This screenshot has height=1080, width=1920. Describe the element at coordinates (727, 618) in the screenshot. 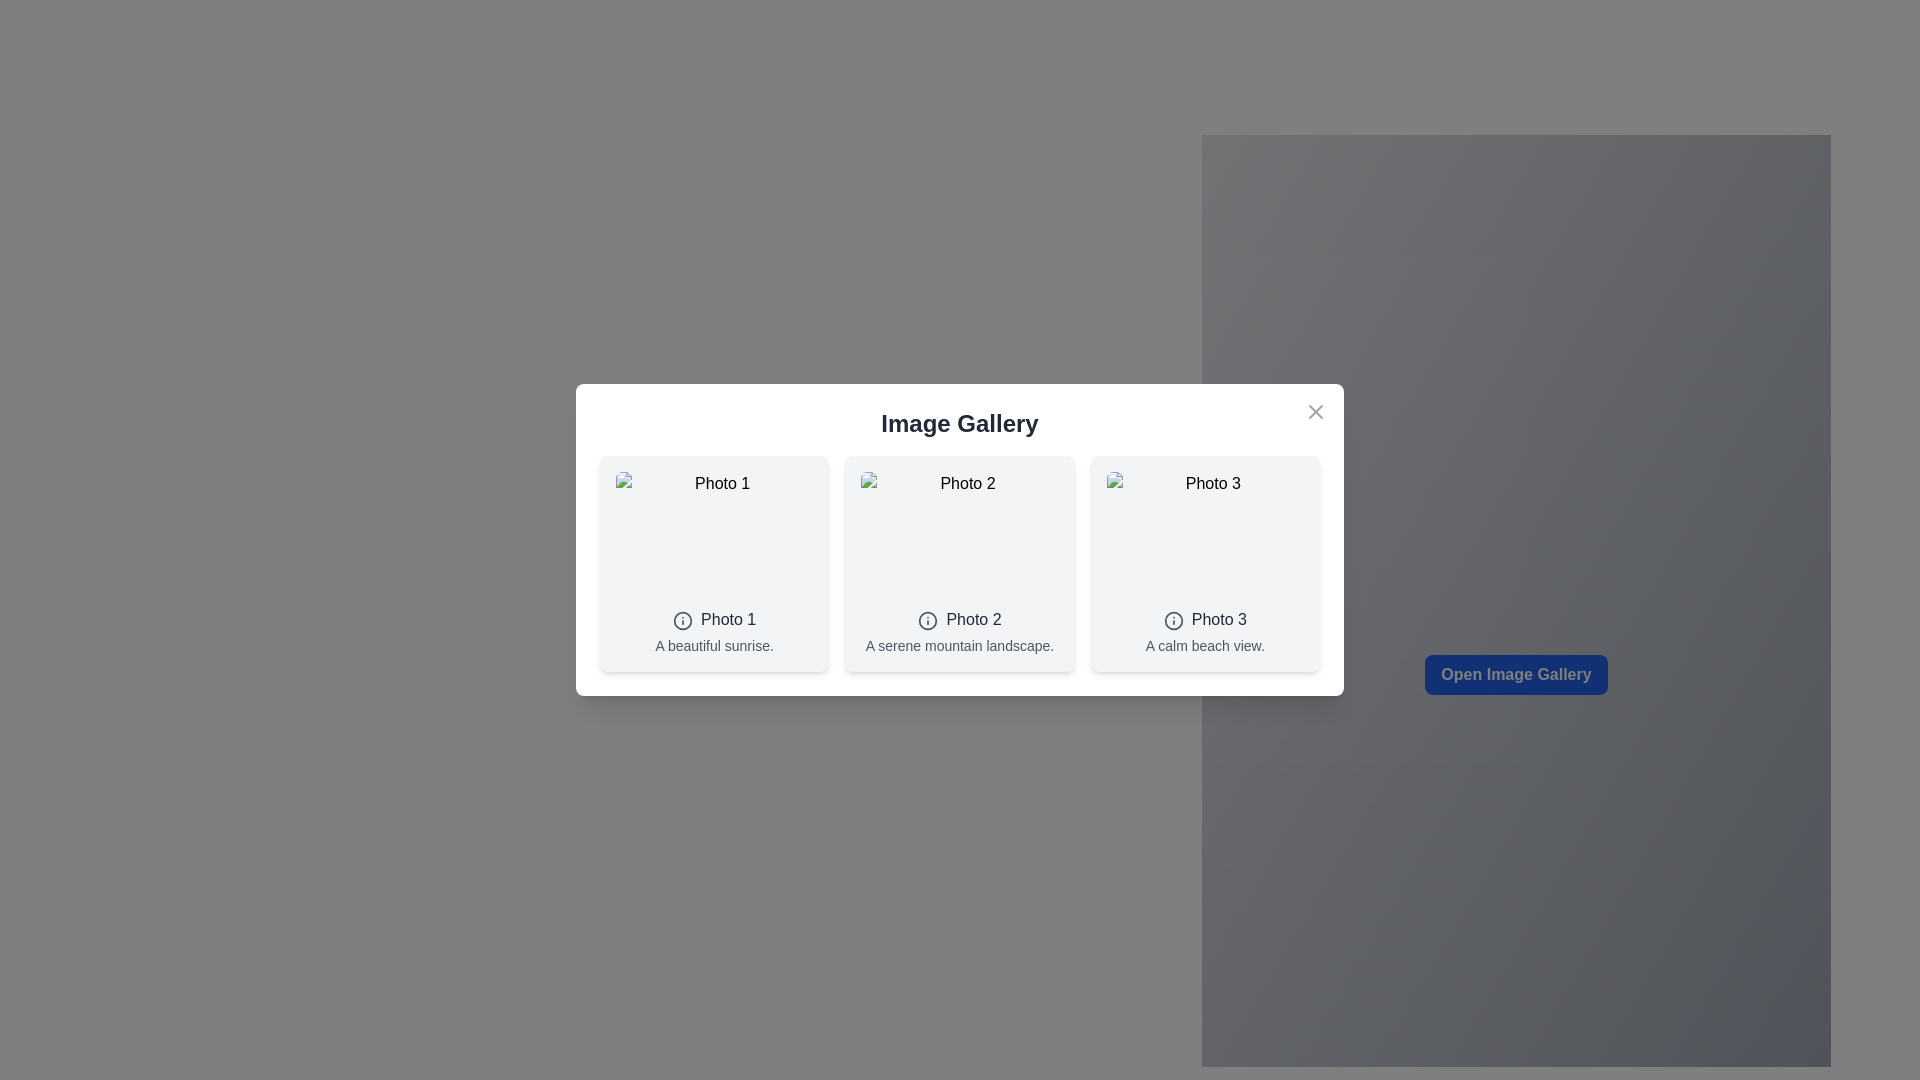

I see `the text label 'Photo 1', which is styled with a medium-weight font in dark gray color, located in the Photo 1 card above the descriptive text 'A beautiful sunrise'` at that location.